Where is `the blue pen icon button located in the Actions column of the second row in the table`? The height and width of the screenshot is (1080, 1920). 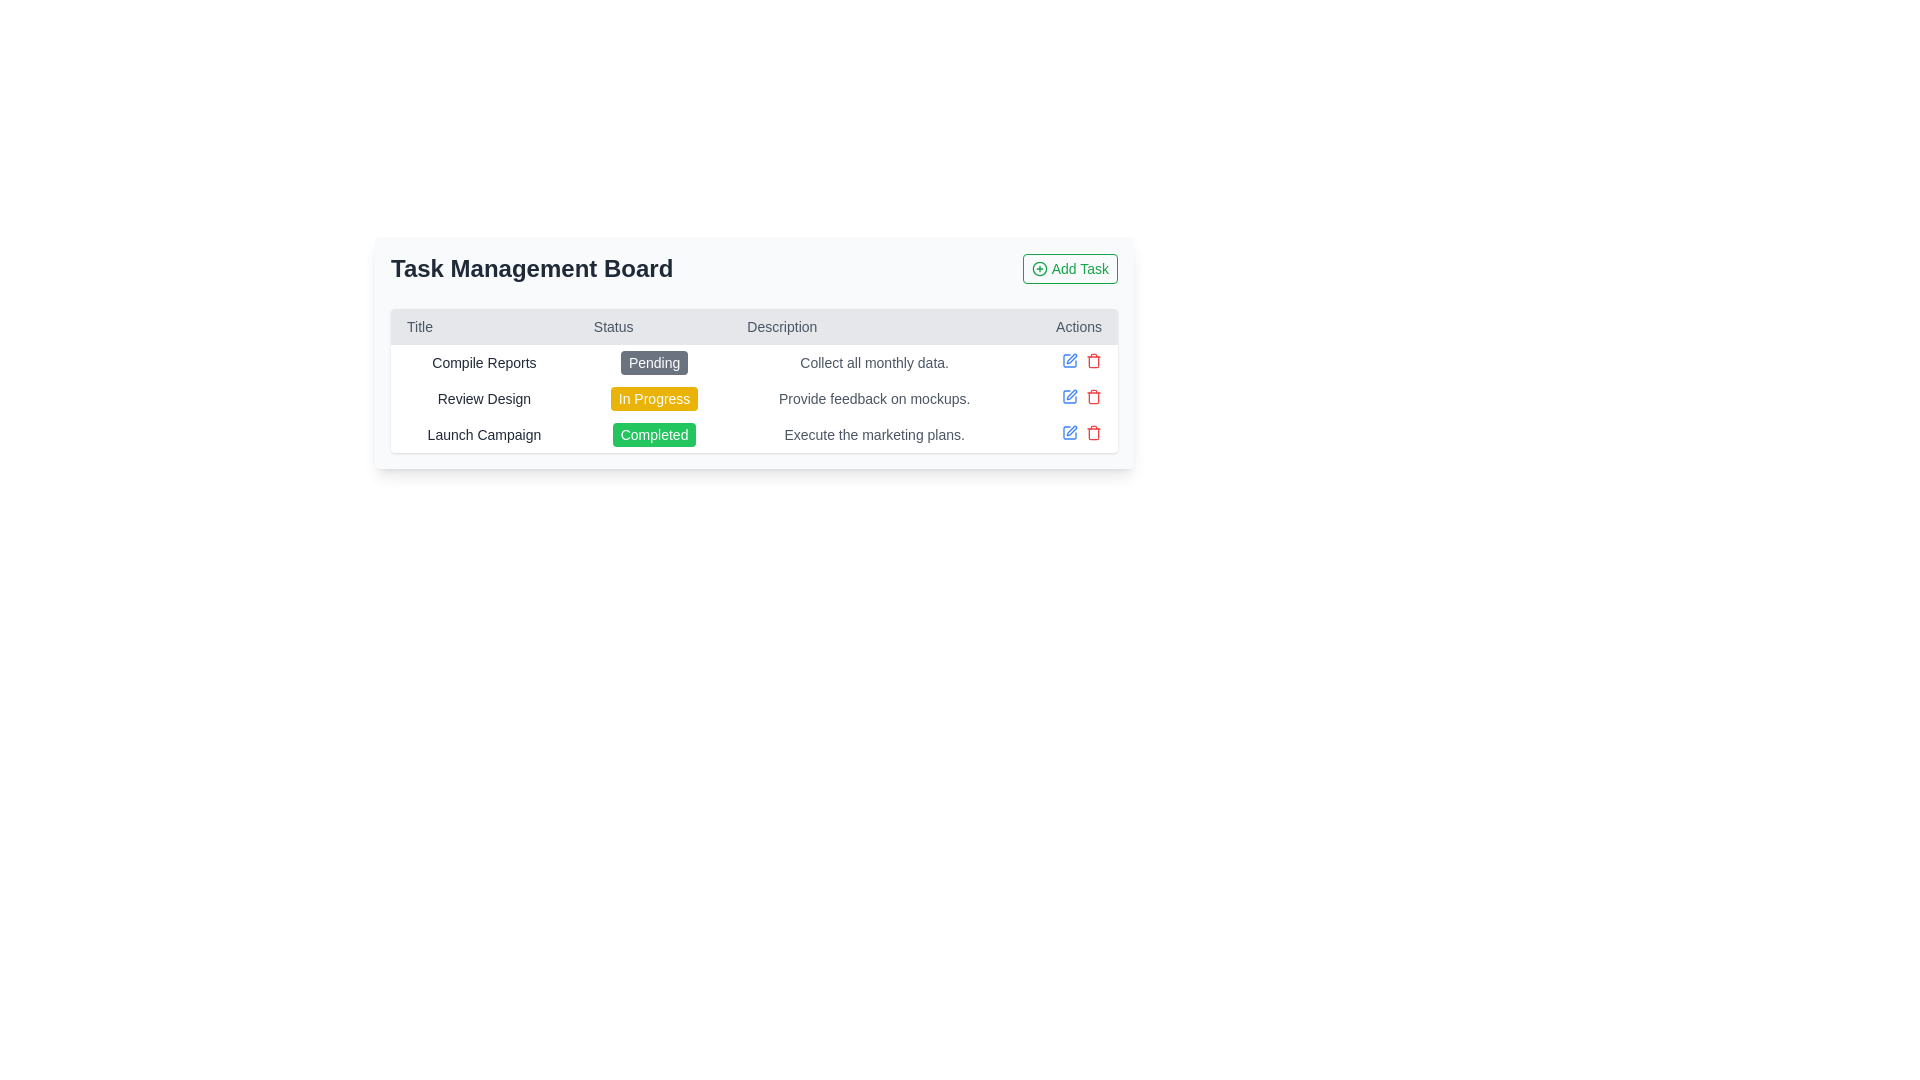 the blue pen icon button located in the Actions column of the second row in the table is located at coordinates (1069, 397).